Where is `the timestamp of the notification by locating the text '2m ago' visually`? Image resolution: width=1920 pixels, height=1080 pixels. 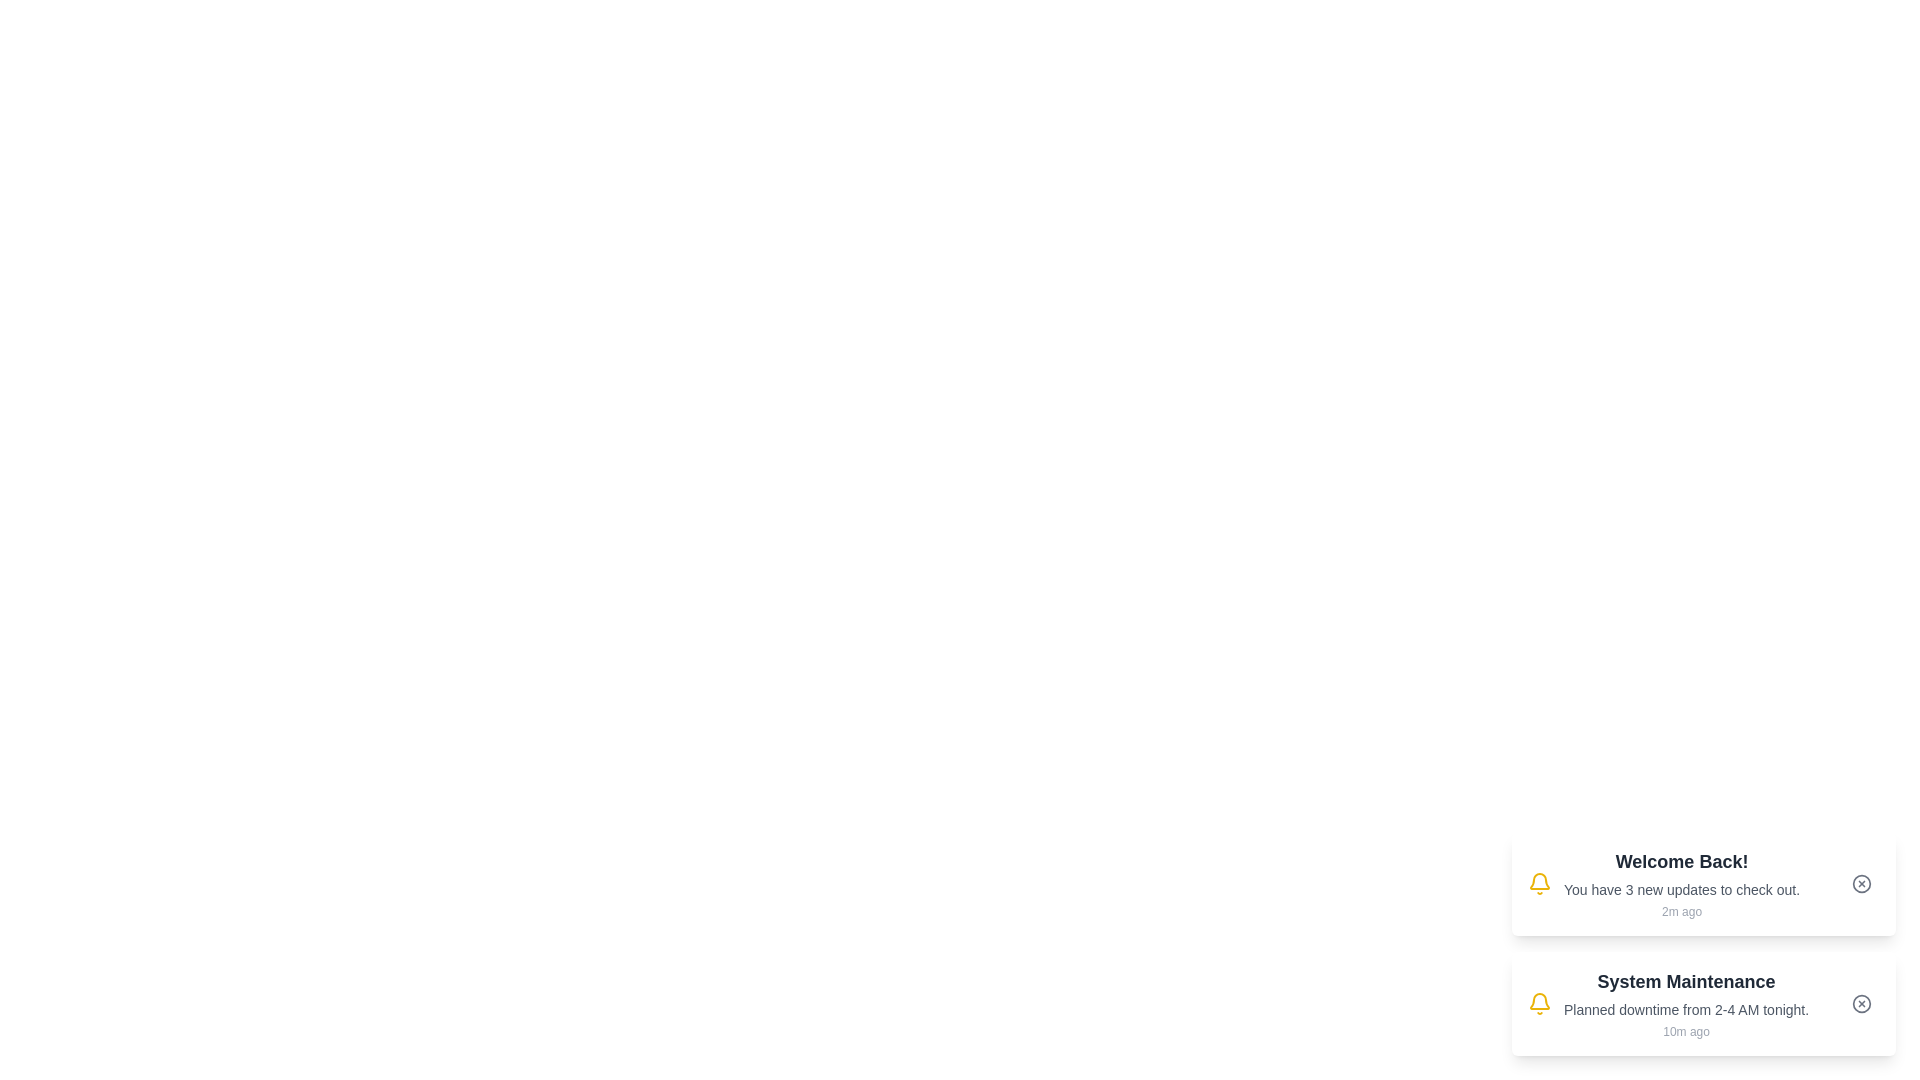
the timestamp of the notification by locating the text '2m ago' visually is located at coordinates (1680, 911).